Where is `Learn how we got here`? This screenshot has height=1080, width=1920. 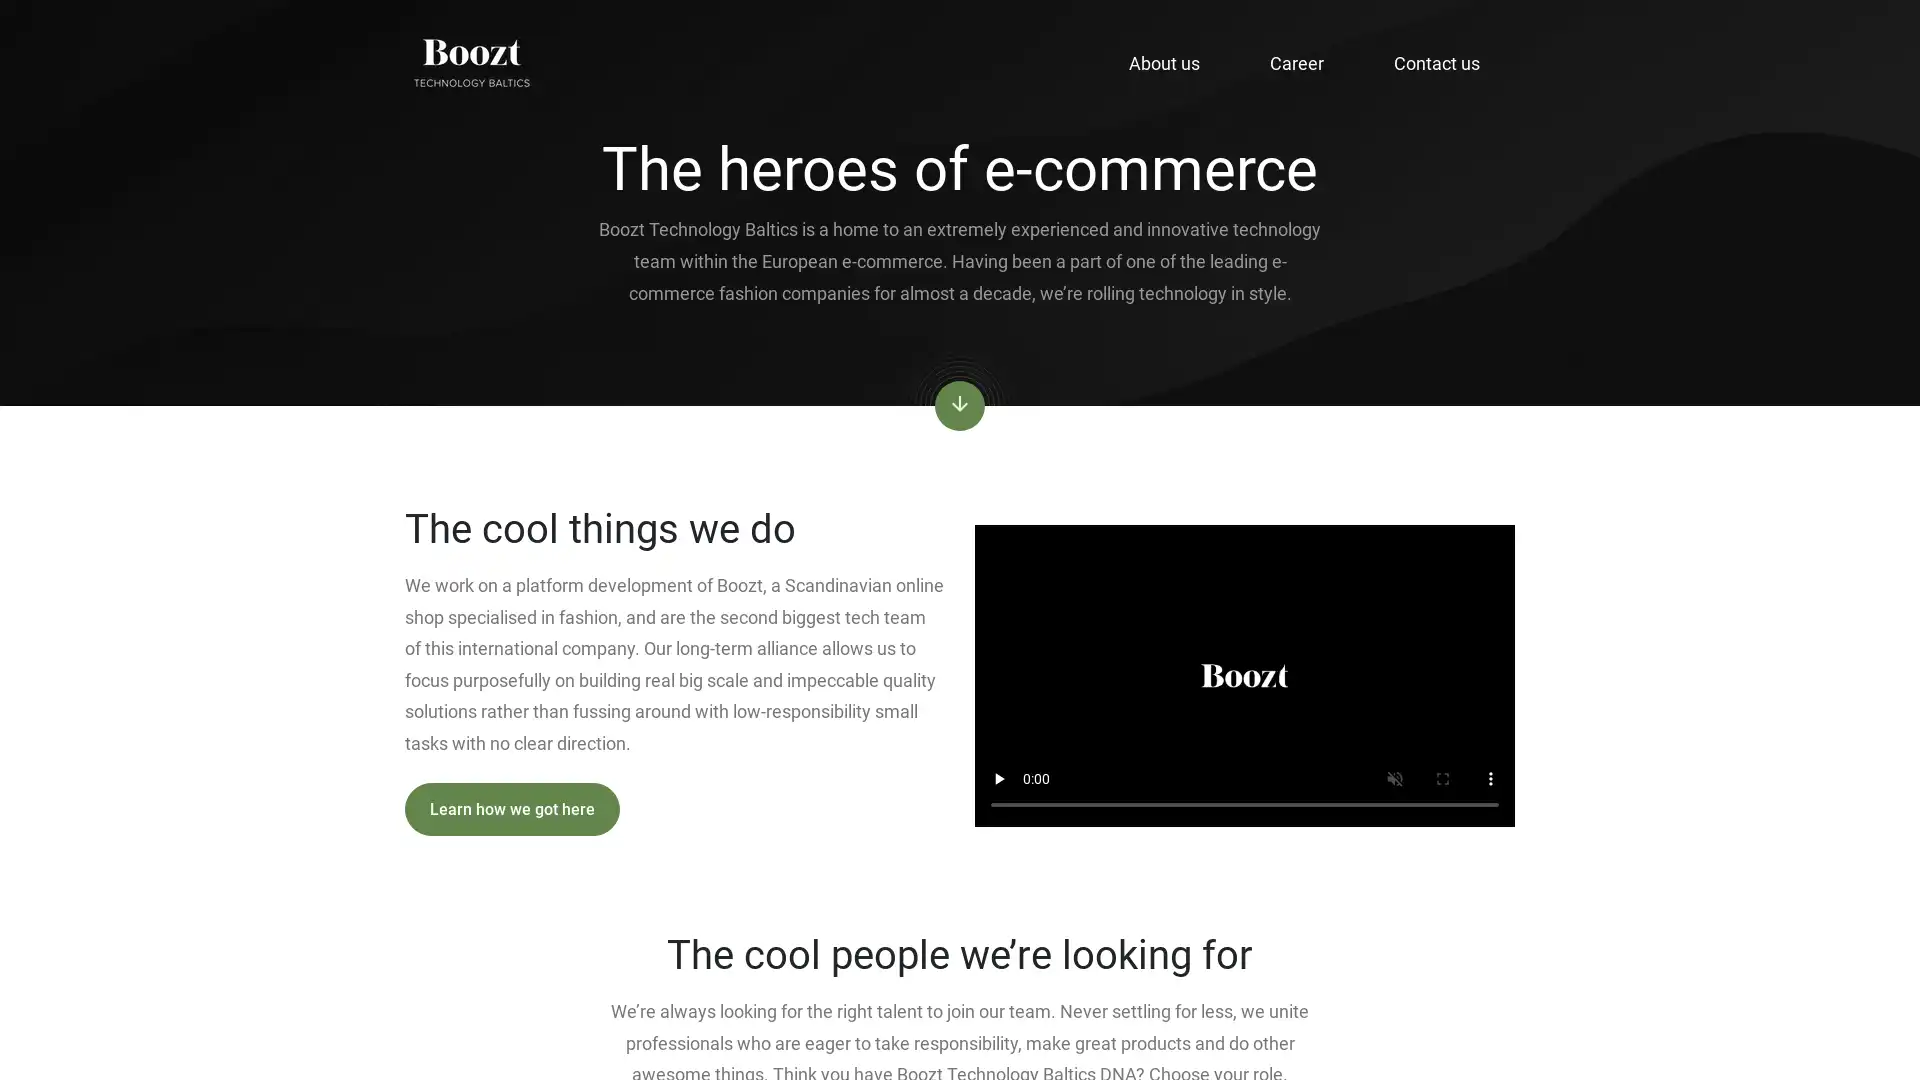
Learn how we got here is located at coordinates (512, 808).